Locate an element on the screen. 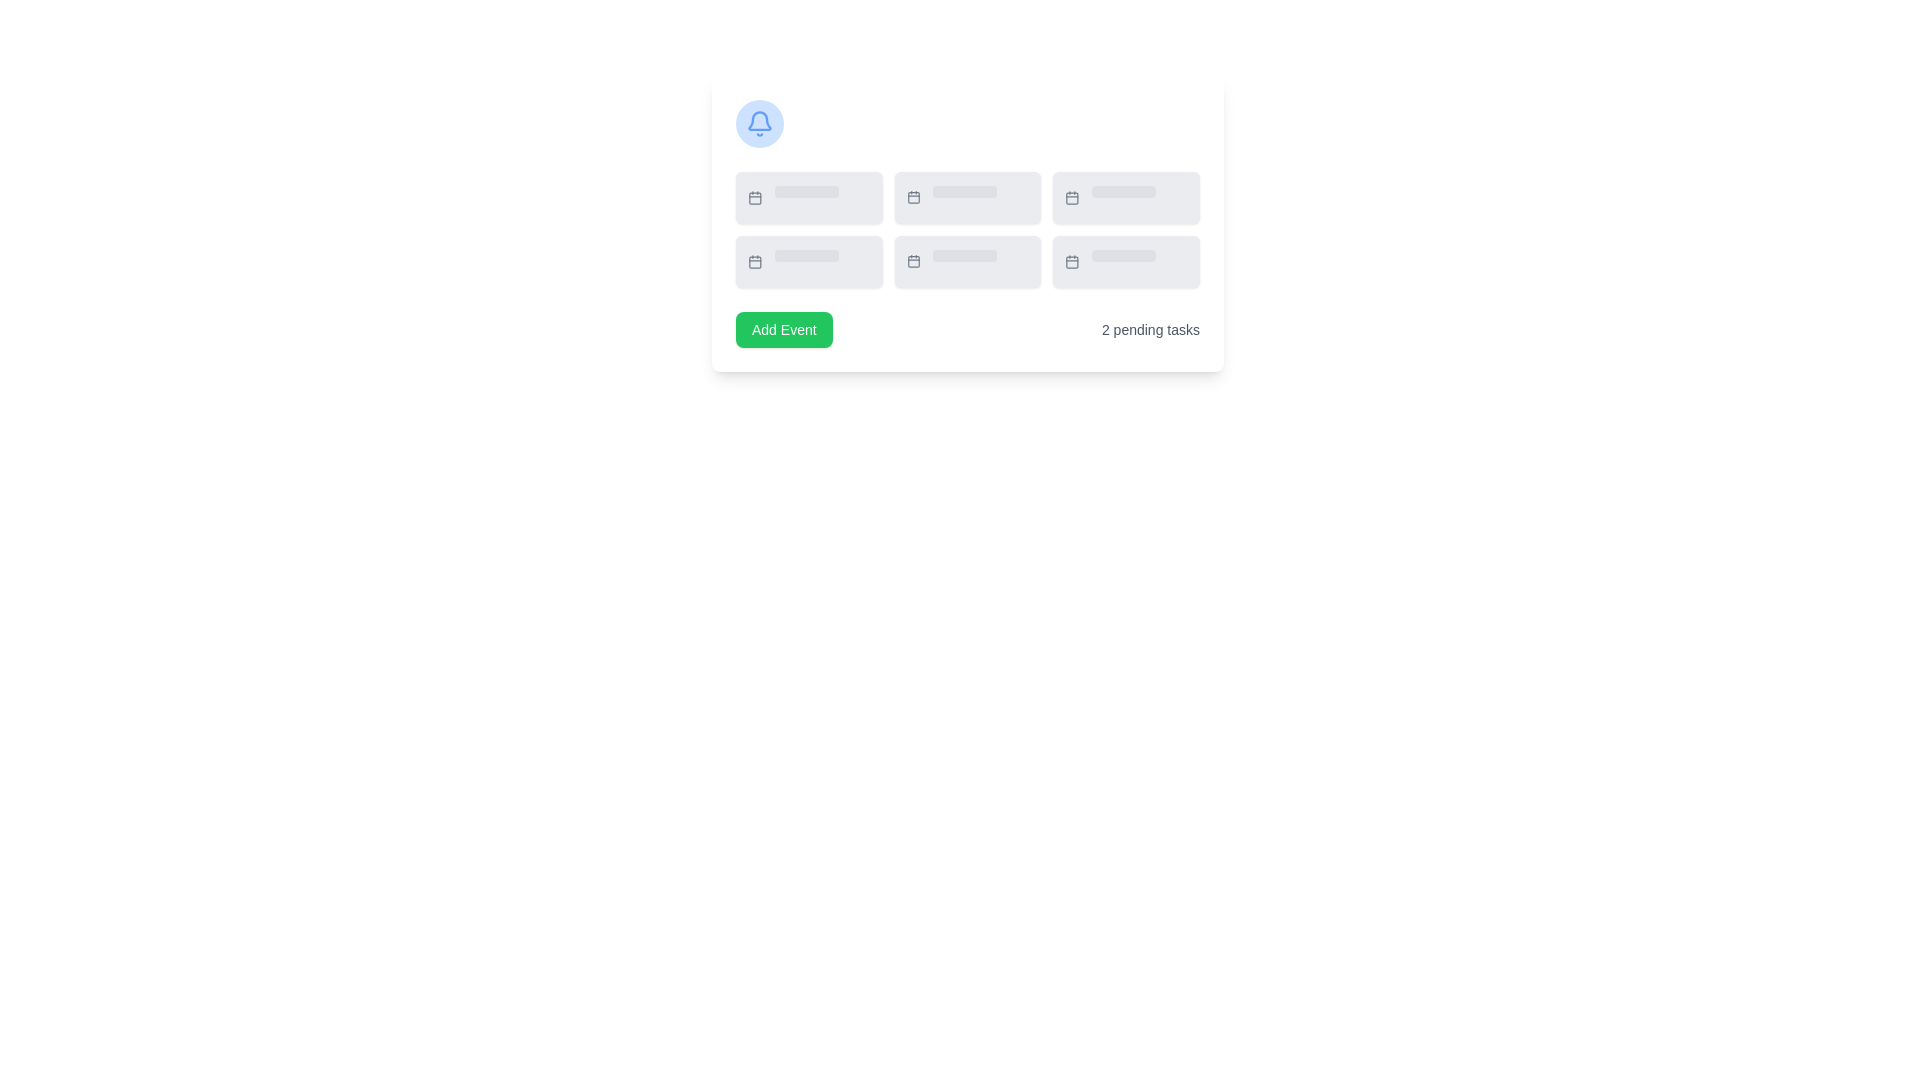  the calendar icon with a gray outline located in the second column of the lower row in a grid layout is located at coordinates (912, 261).